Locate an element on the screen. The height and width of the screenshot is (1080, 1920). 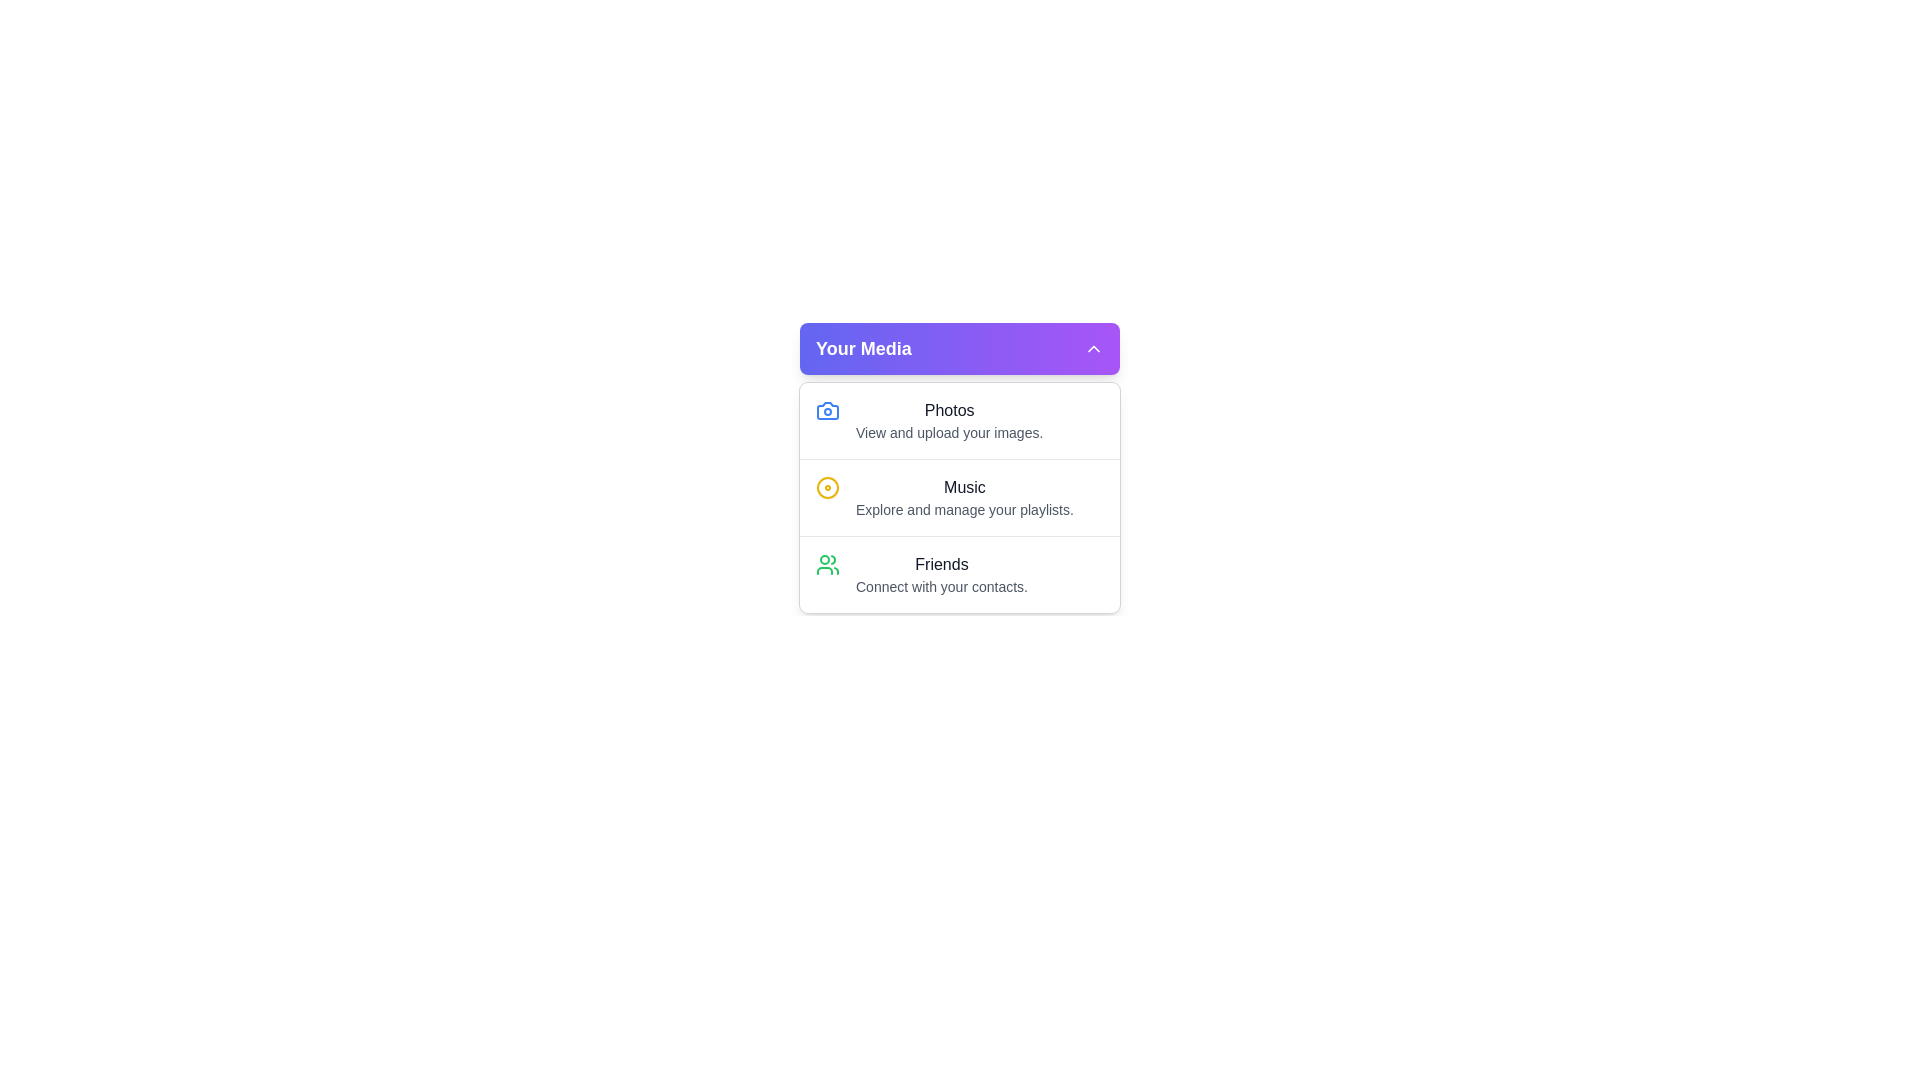
the camera icon located in the 'Your Media' section, which is associated with photo-related actions is located at coordinates (828, 410).